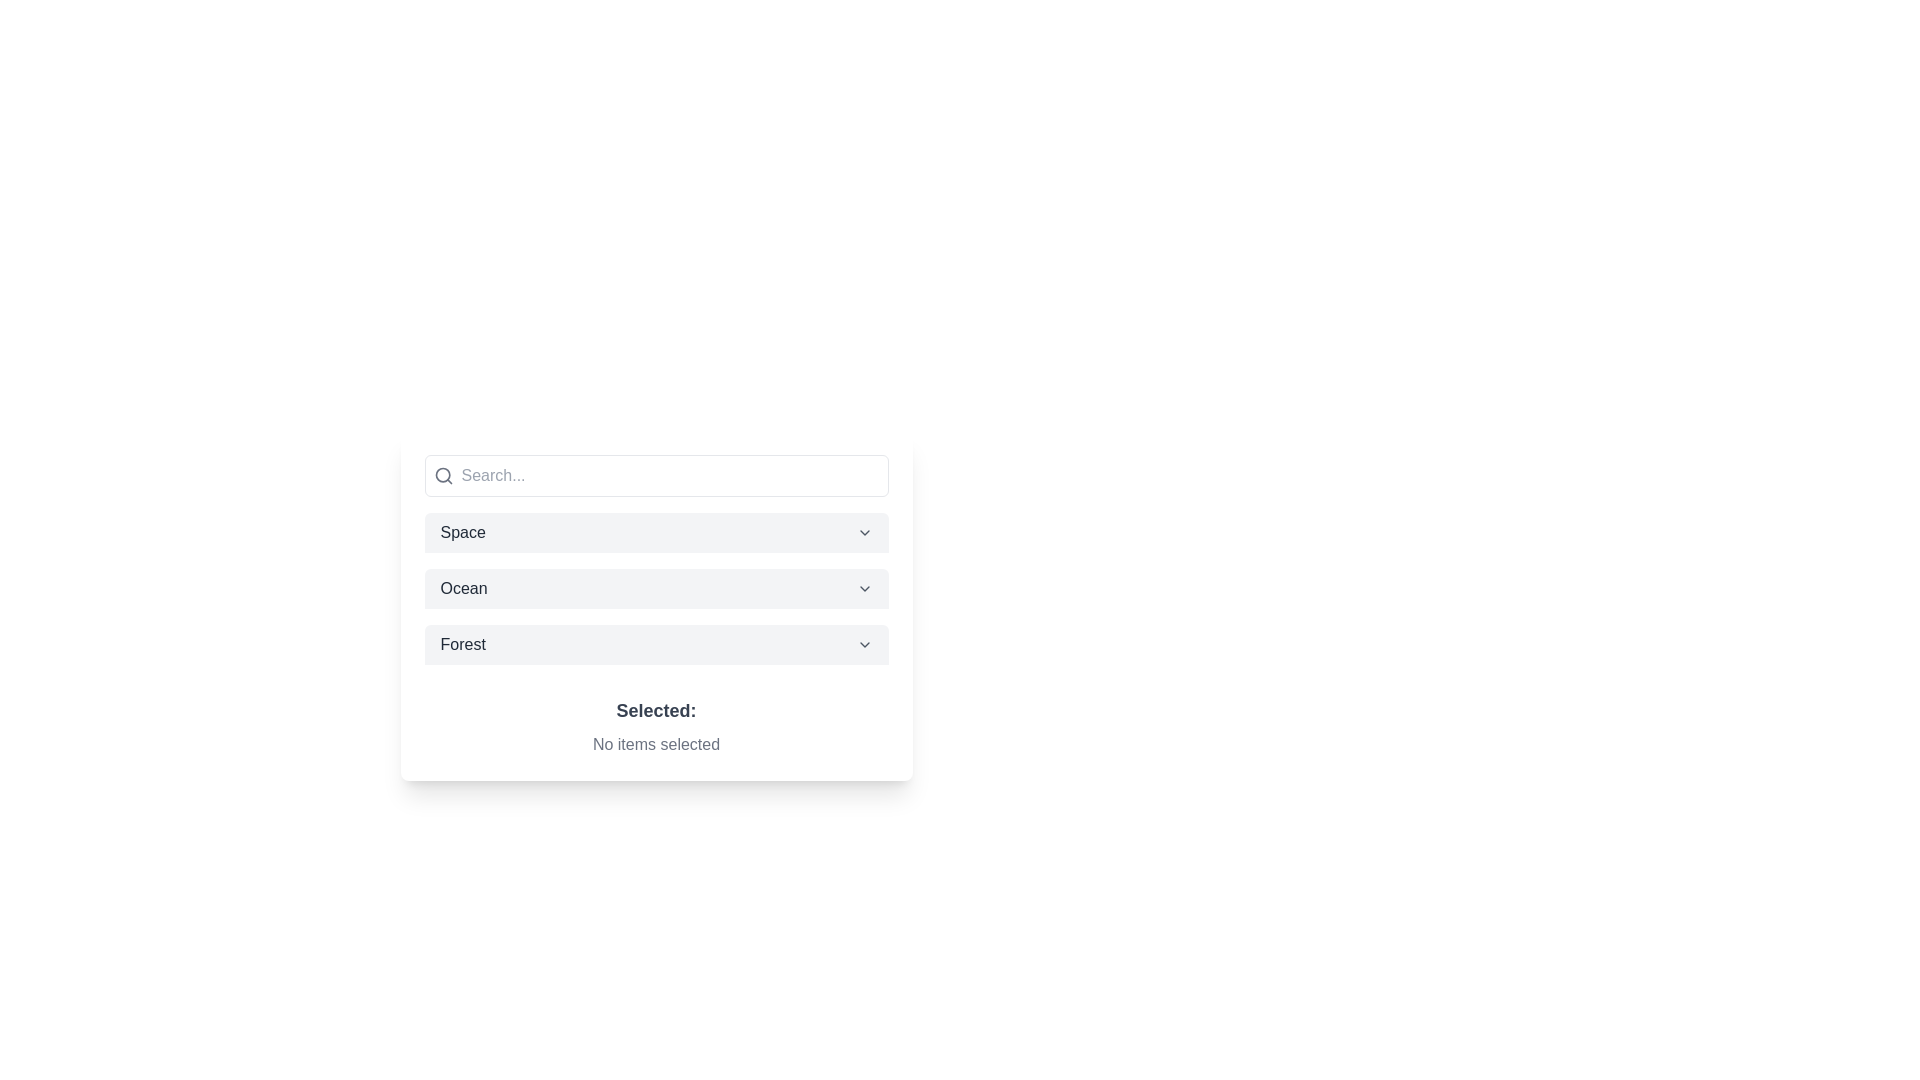 Image resolution: width=1920 pixels, height=1080 pixels. What do you see at coordinates (463, 588) in the screenshot?
I see `label 'Ocean' displayed in a bold or medium font weight within the dropdown menu as the second selectable row between 'Space' and 'Forest'` at bounding box center [463, 588].